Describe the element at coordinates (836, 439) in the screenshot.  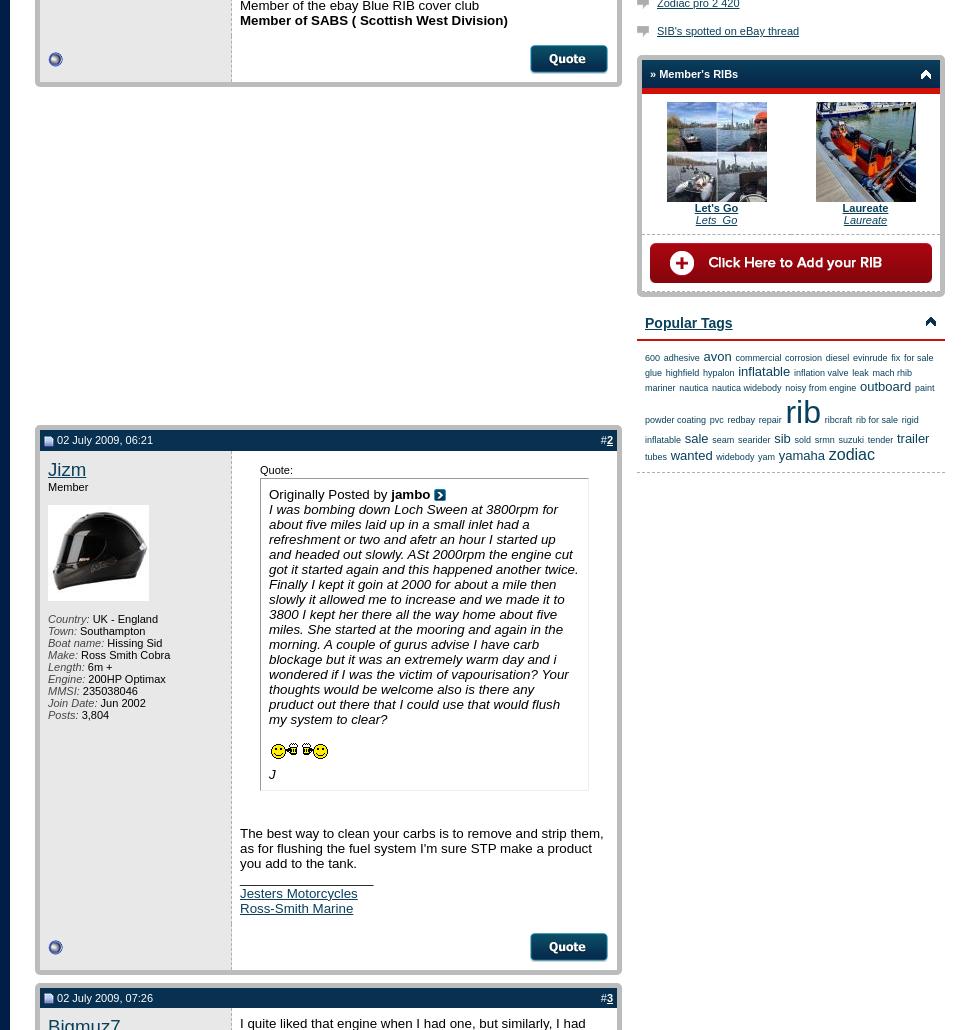
I see `'suzuki'` at that location.